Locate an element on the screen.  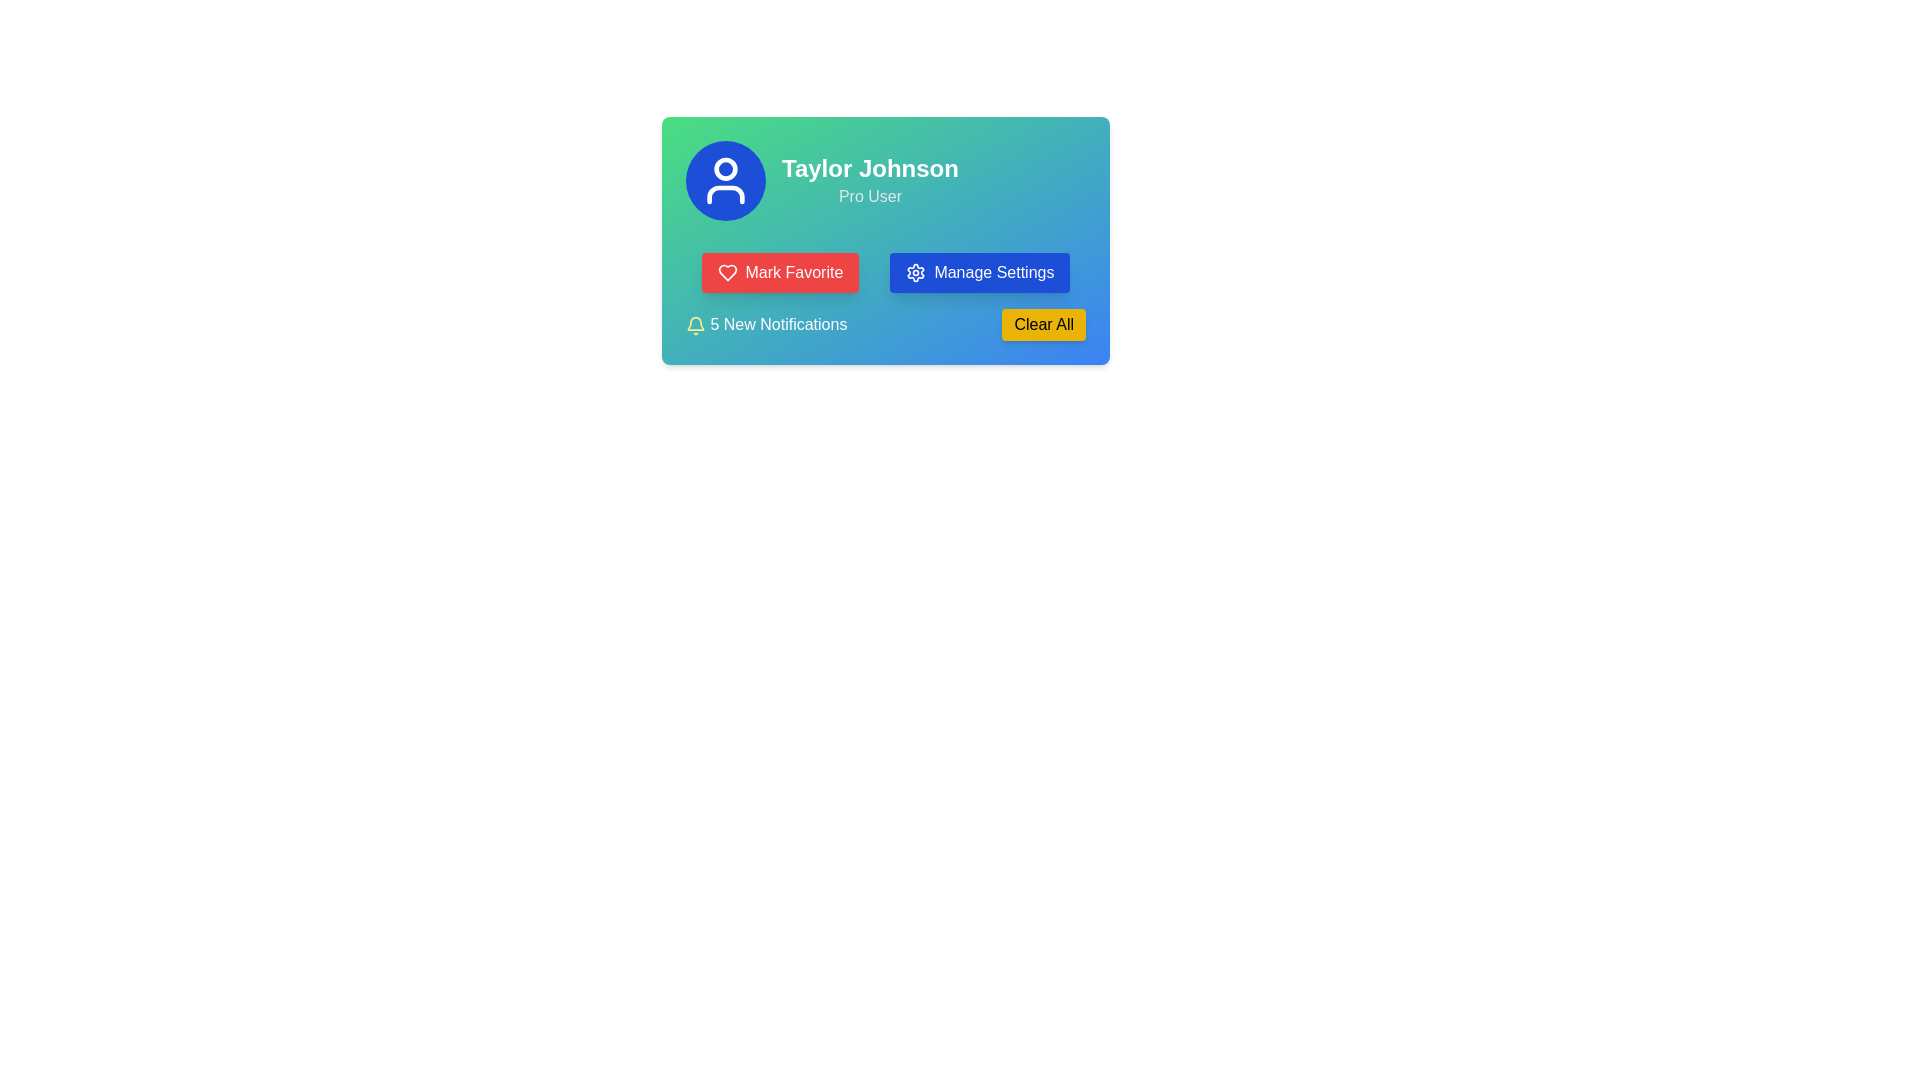
the text label displaying the name 'Taylor Johnson' at the top center of the user profile card interface is located at coordinates (870, 168).